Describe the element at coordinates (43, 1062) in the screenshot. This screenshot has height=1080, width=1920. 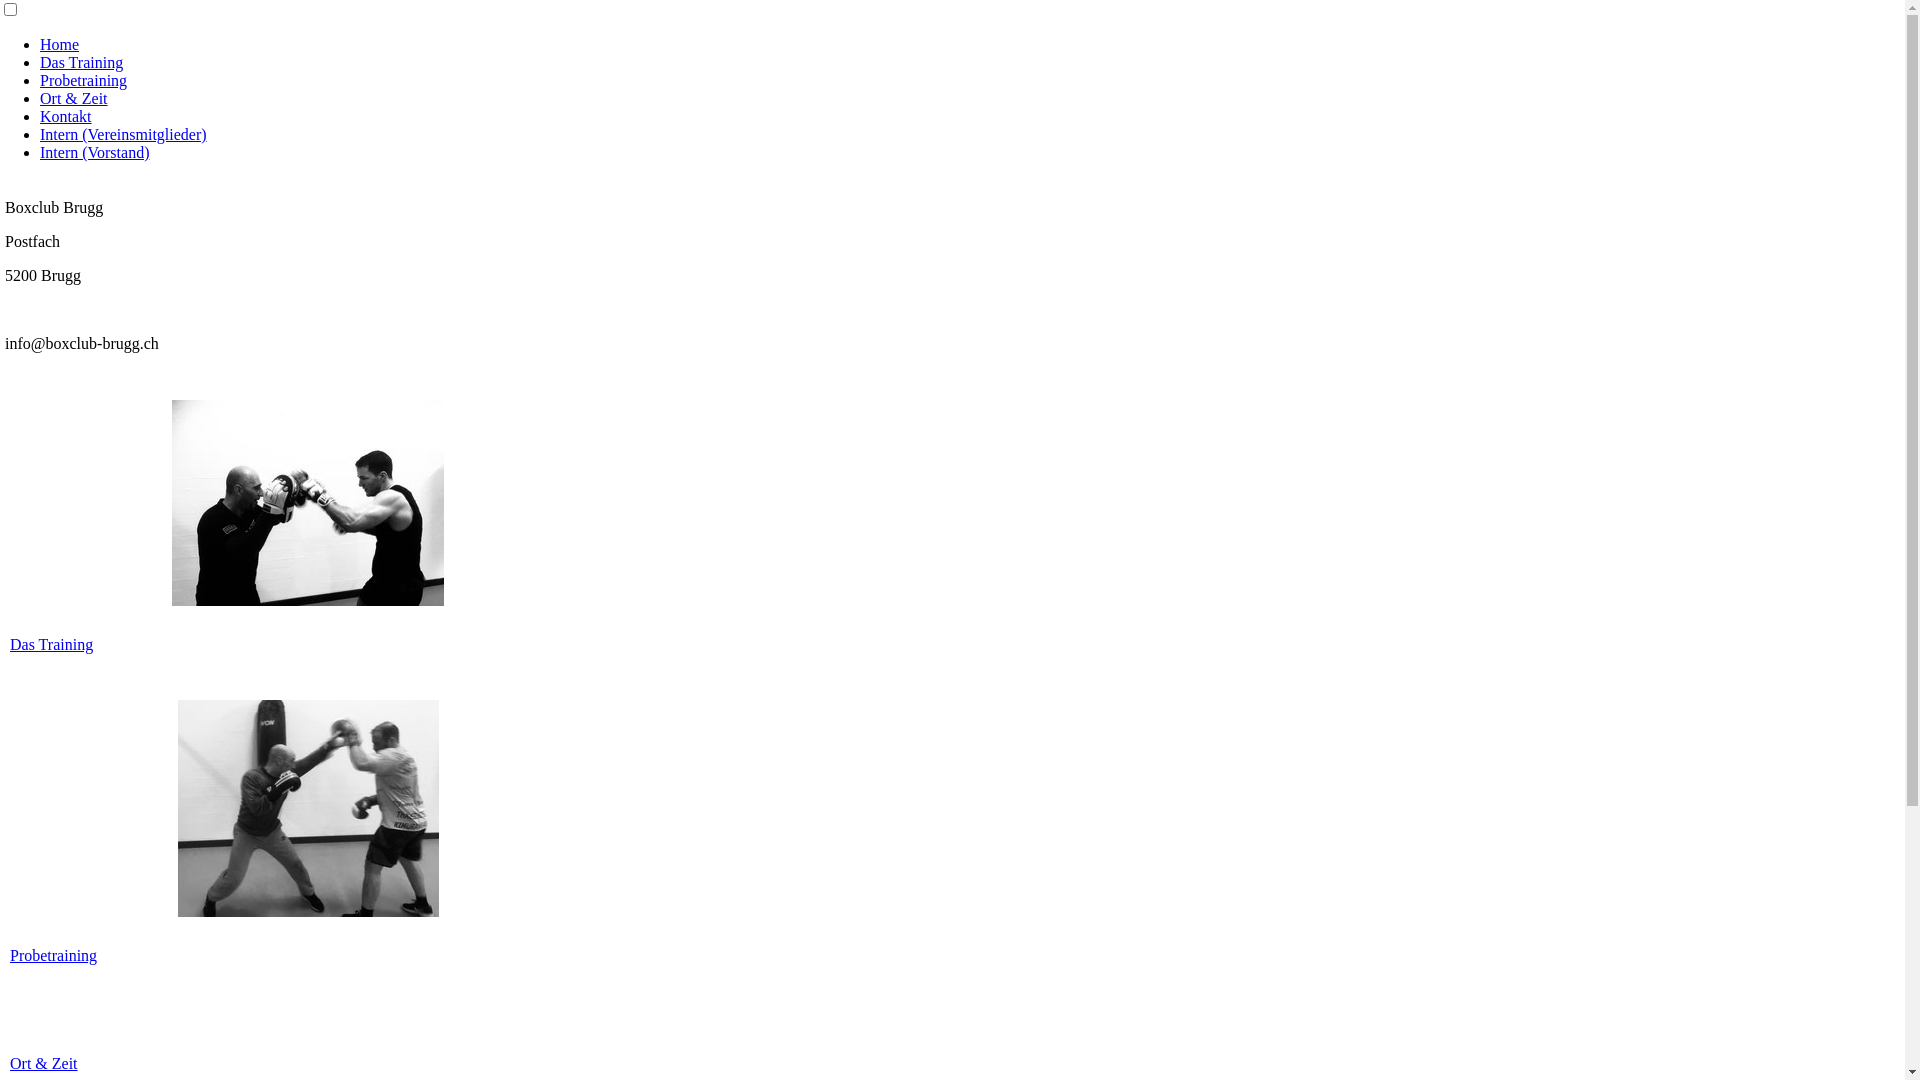
I see `'Ort & Zeit'` at that location.